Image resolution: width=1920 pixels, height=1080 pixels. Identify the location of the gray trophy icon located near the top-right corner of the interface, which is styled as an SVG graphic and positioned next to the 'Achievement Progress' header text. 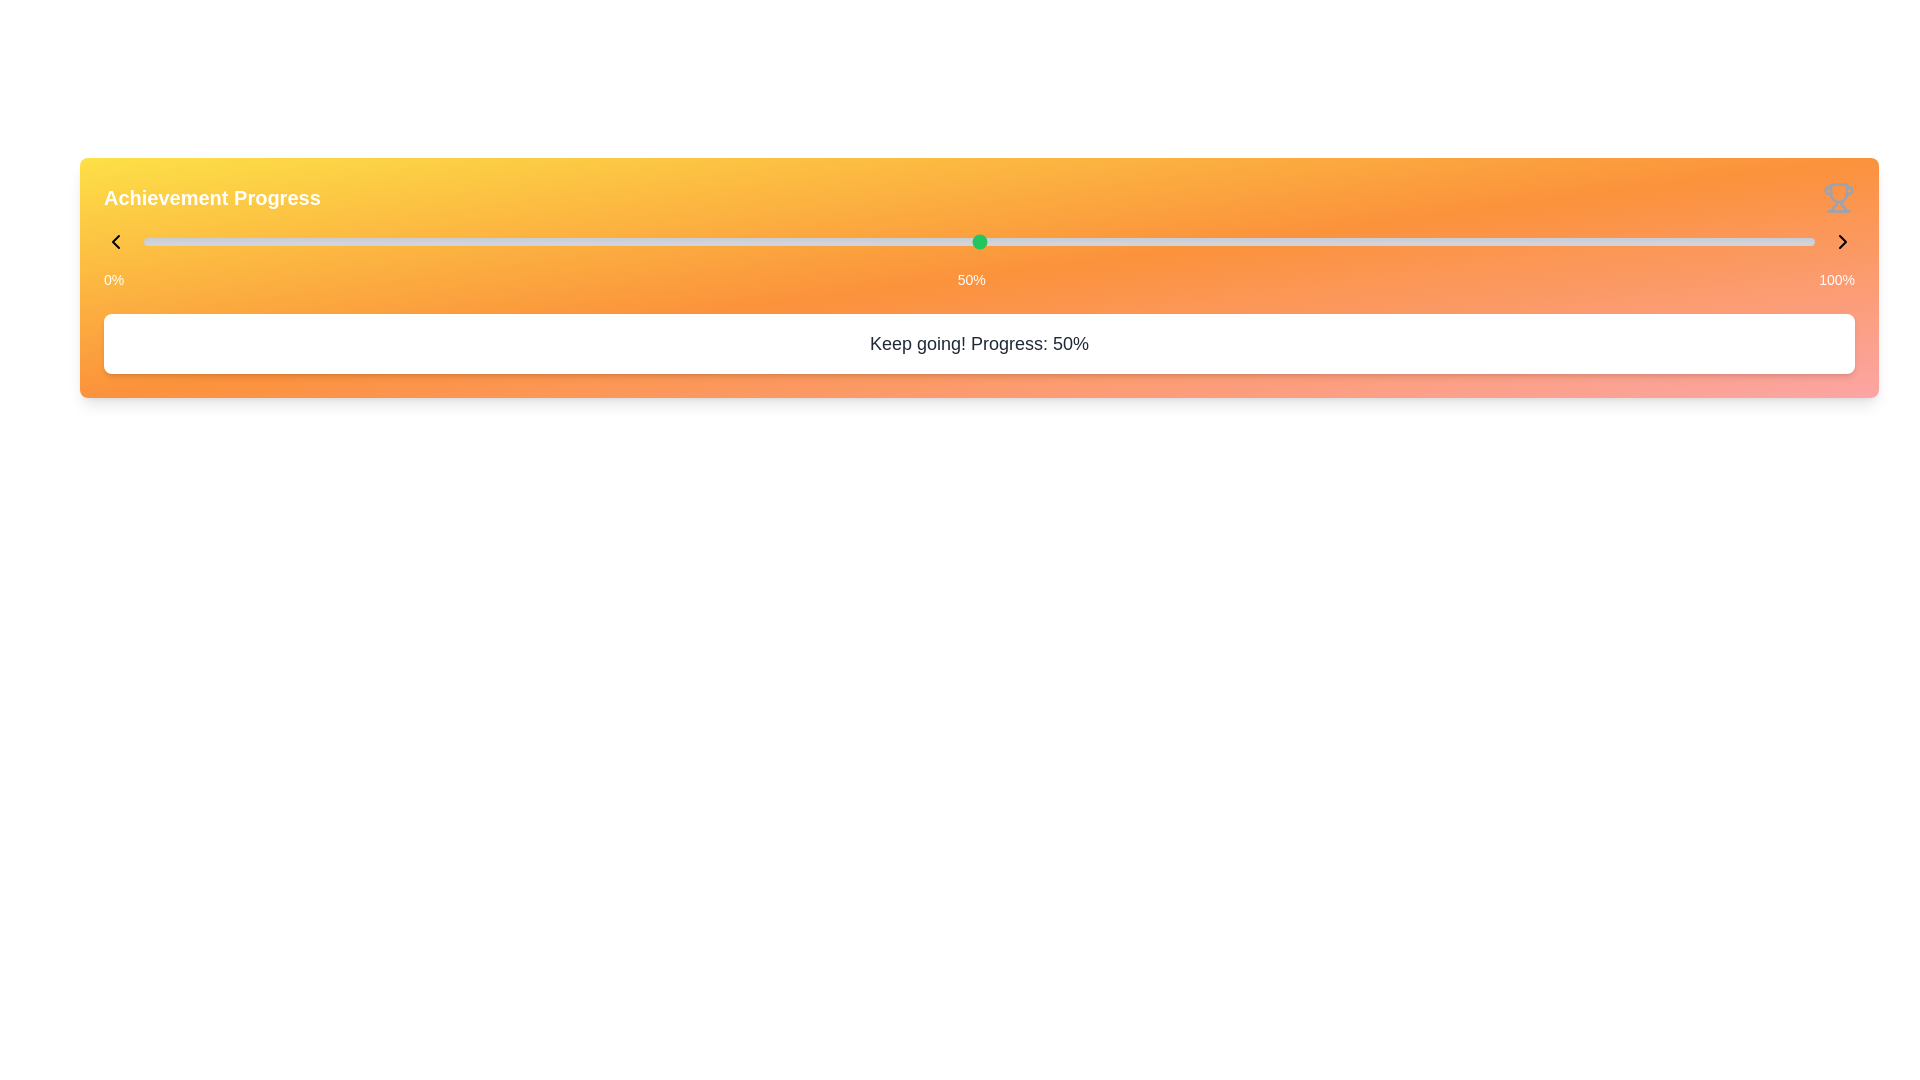
(1838, 197).